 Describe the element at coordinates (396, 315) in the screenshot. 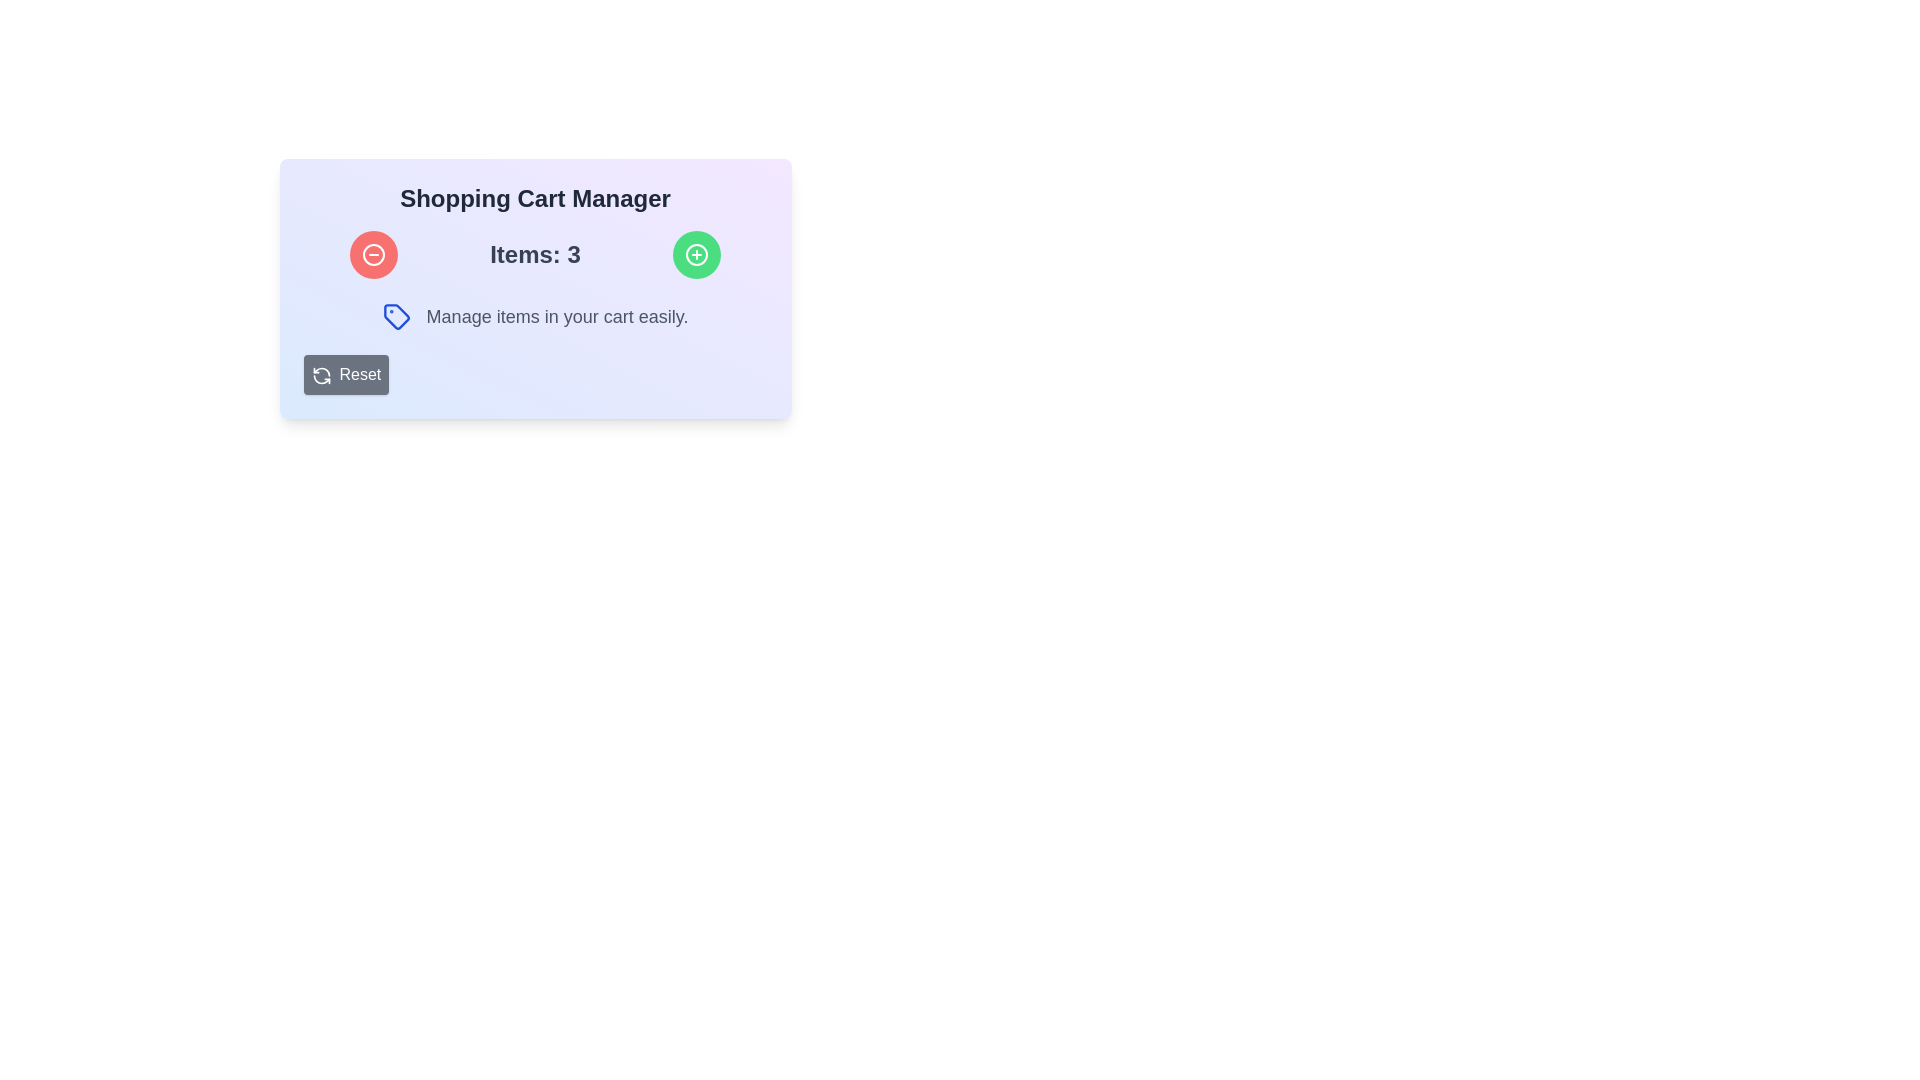

I see `the tagging or categorization icon located above the descriptive text 'Manage items in your cart easily.' and below the main header 'Shopping Cart Manager'` at that location.